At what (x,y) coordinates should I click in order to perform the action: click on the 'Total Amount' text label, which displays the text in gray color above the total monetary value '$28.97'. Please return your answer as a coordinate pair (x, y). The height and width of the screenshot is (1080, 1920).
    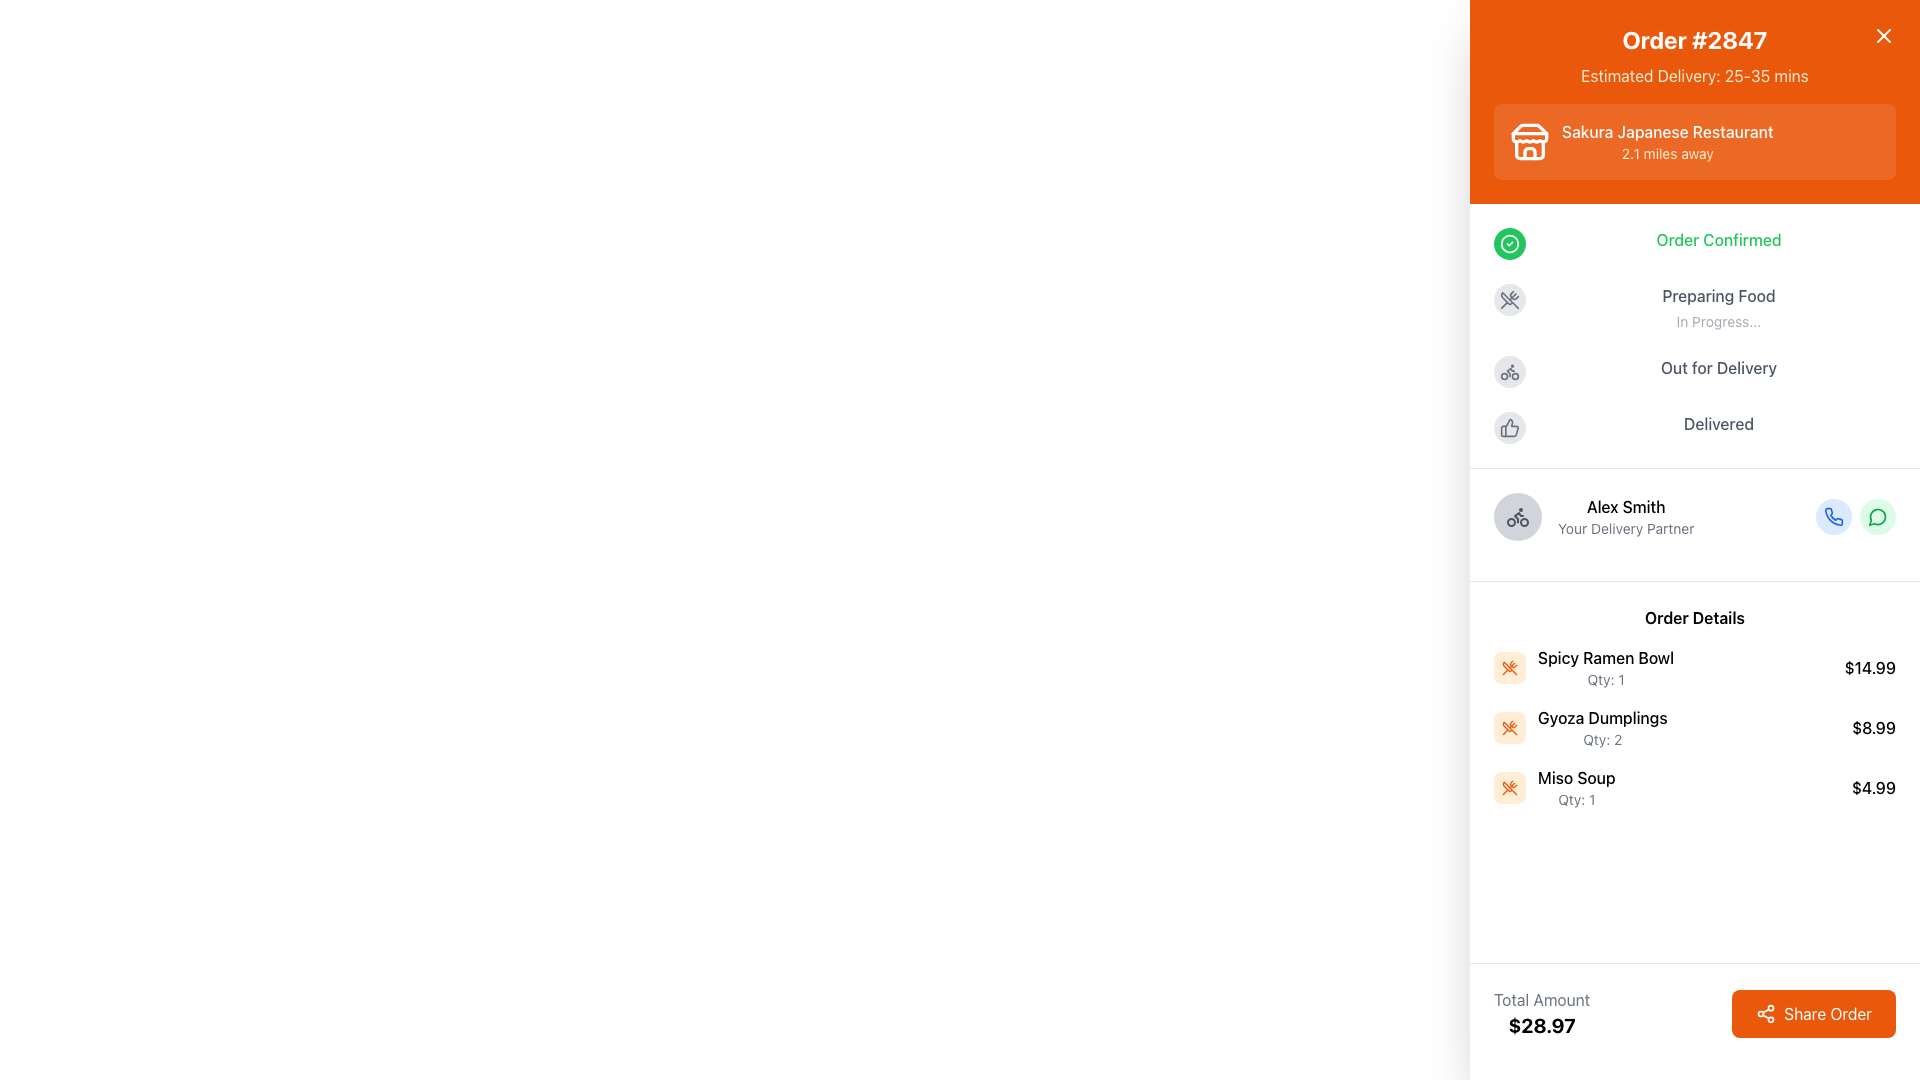
    Looking at the image, I should click on (1541, 999).